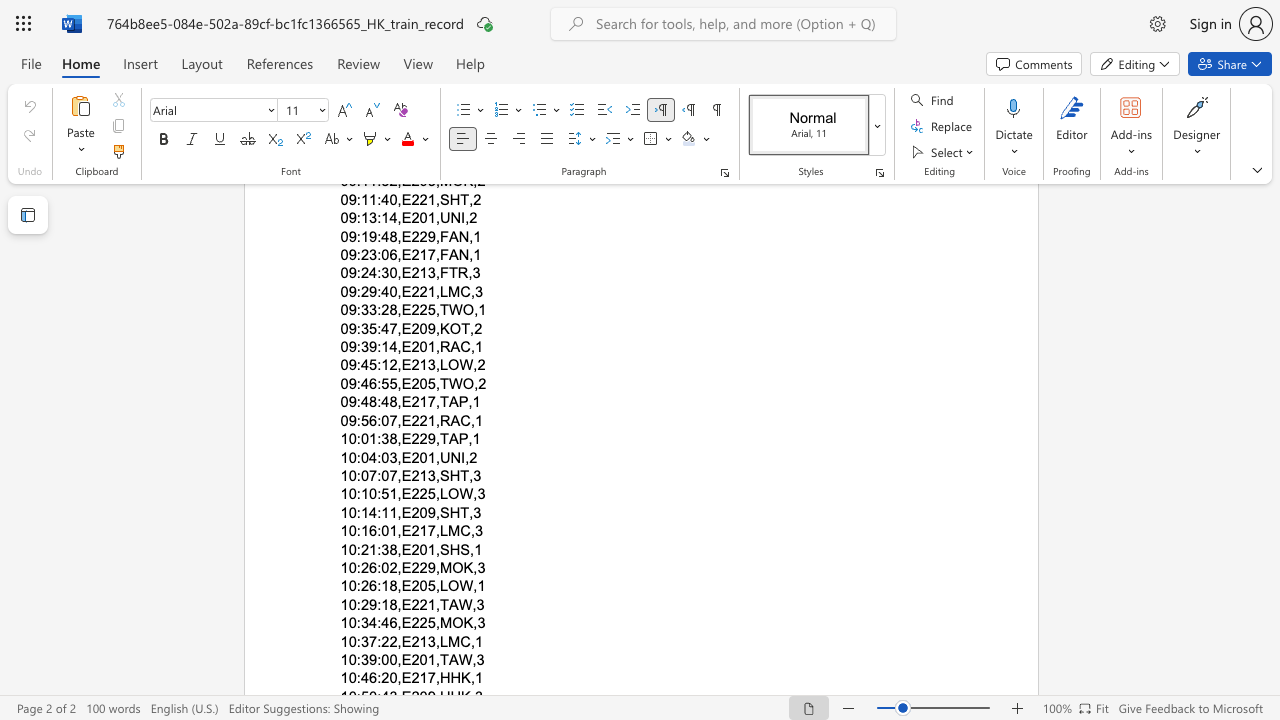  Describe the element at coordinates (400, 494) in the screenshot. I see `the subset text "E225,LOW" within the text "10:10:51,E225,LOW,3"` at that location.